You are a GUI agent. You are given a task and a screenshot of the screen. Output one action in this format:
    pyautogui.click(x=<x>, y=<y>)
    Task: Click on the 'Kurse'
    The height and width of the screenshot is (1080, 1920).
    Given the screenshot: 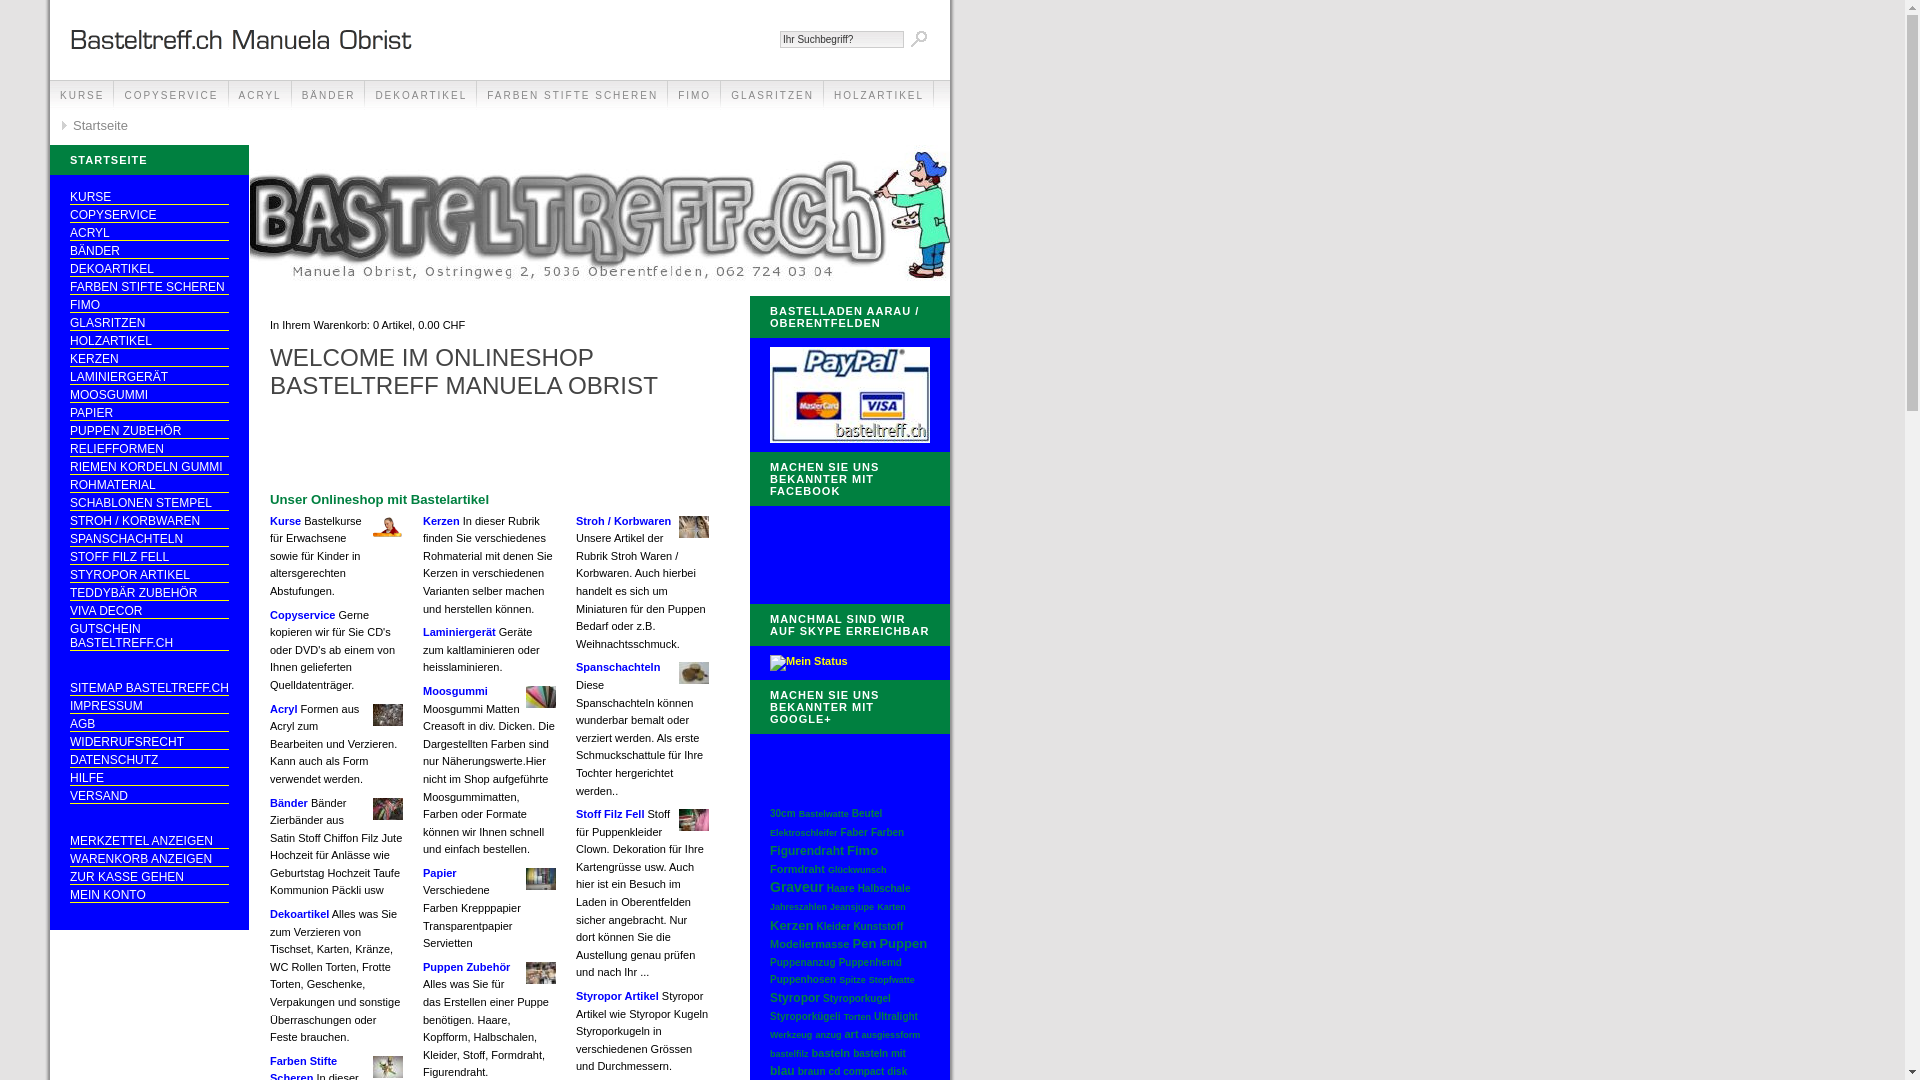 What is the action you would take?
    pyautogui.click(x=284, y=519)
    